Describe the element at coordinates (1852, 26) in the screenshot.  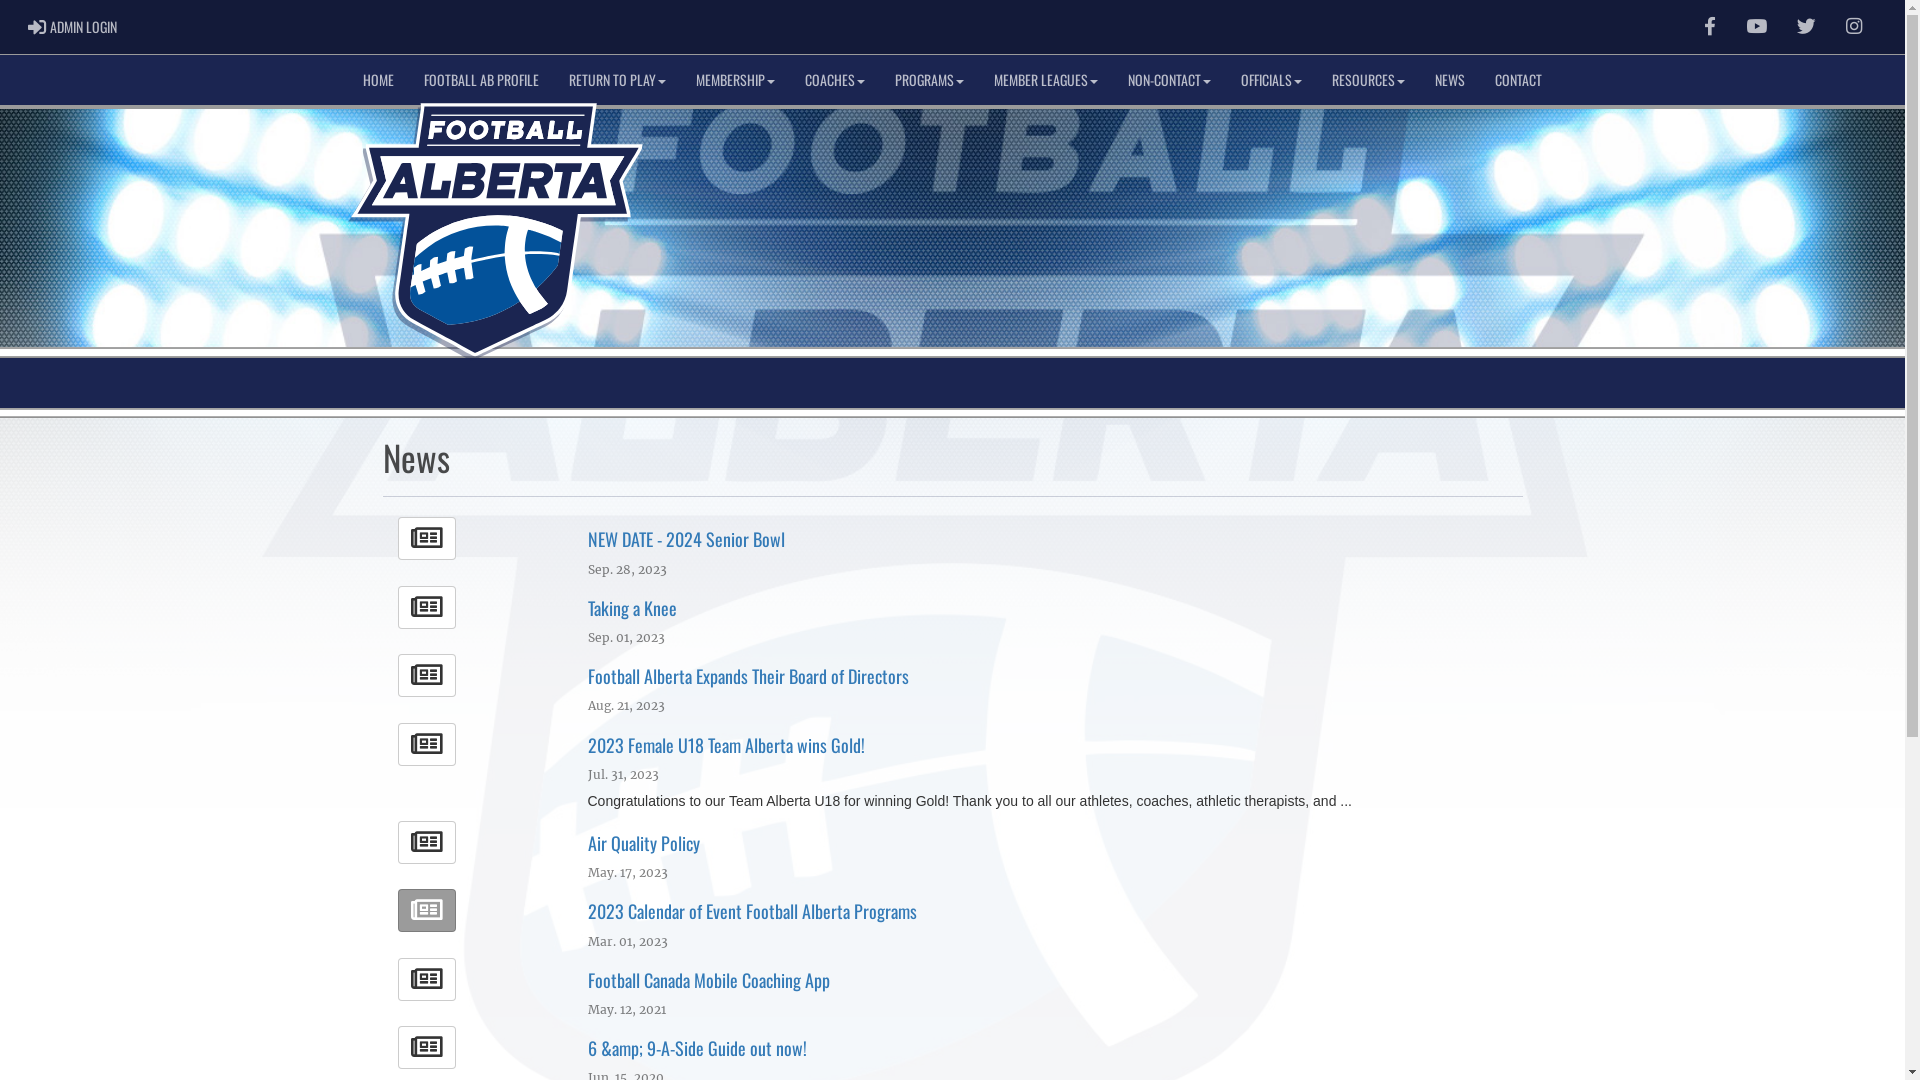
I see `'instagram'` at that location.